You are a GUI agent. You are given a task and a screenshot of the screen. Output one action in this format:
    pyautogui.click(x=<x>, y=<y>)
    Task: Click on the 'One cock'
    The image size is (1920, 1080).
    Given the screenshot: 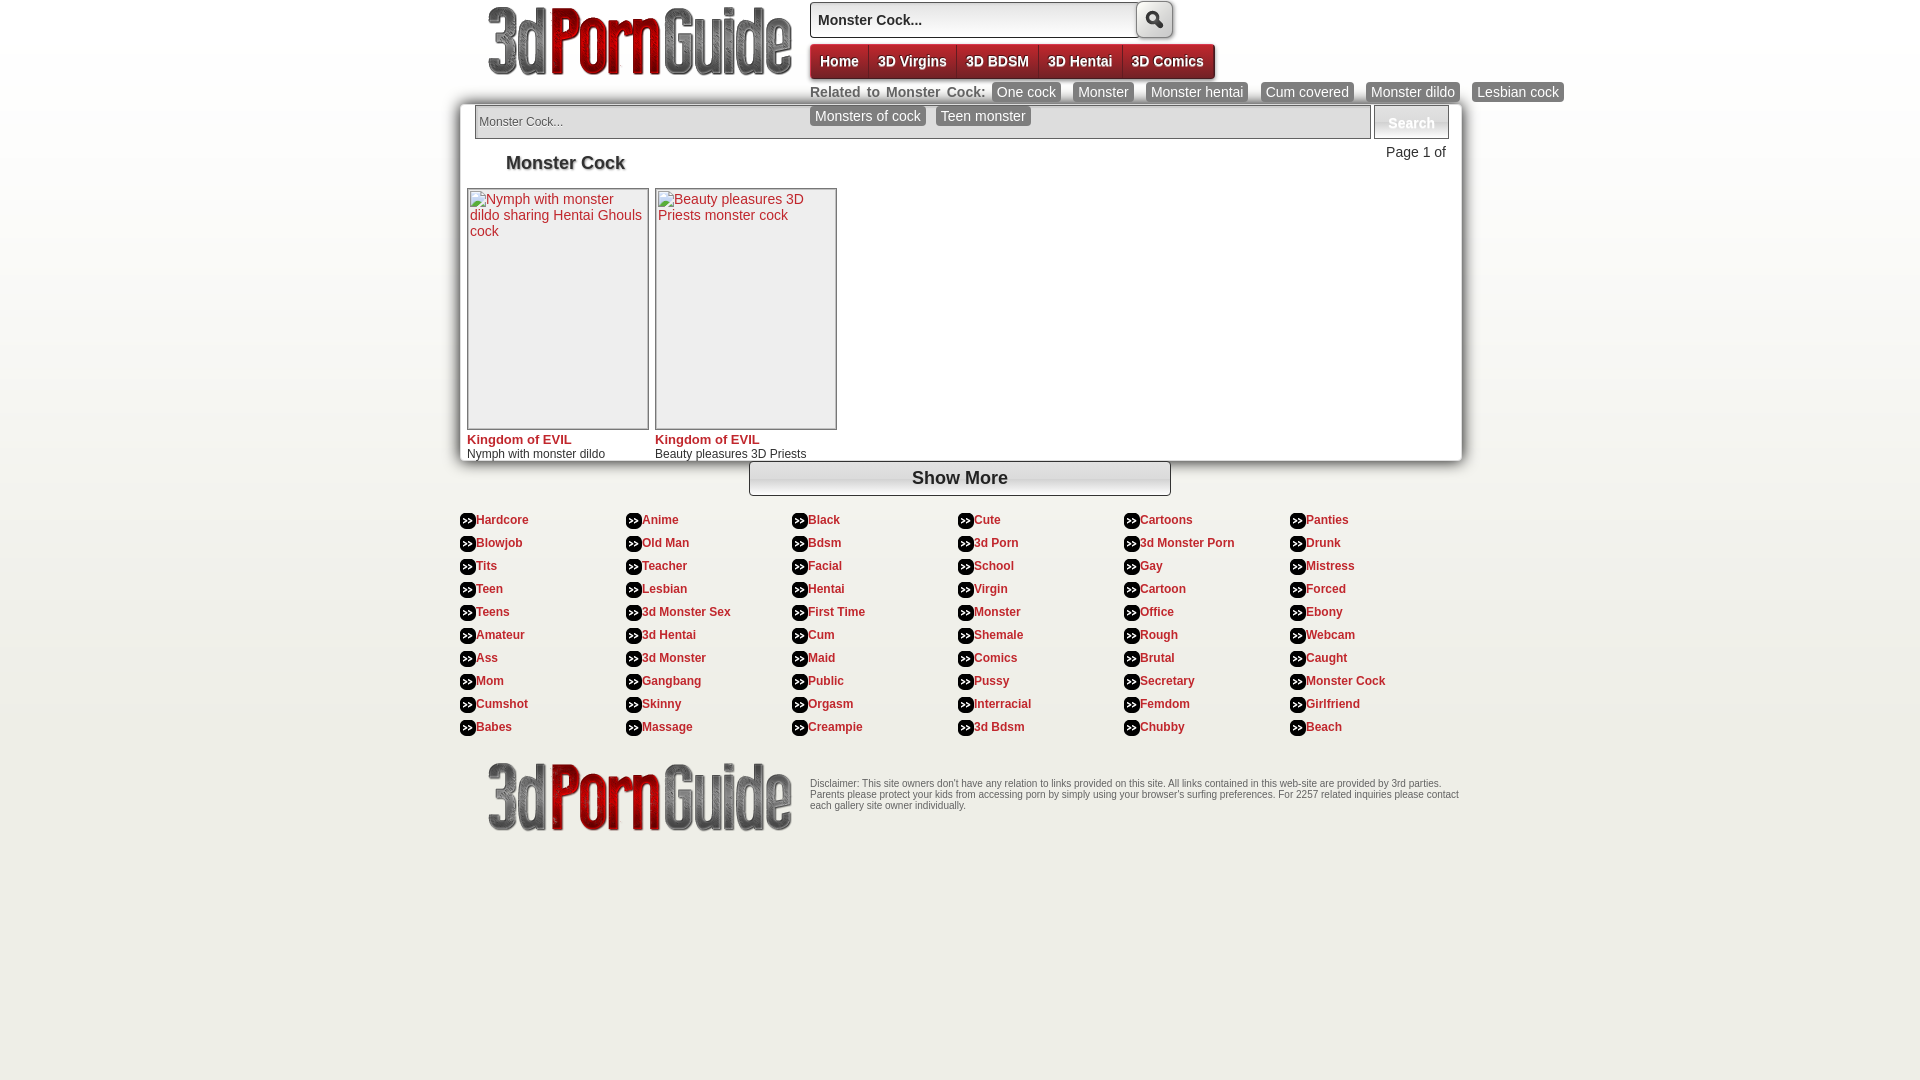 What is the action you would take?
    pyautogui.click(x=992, y=92)
    